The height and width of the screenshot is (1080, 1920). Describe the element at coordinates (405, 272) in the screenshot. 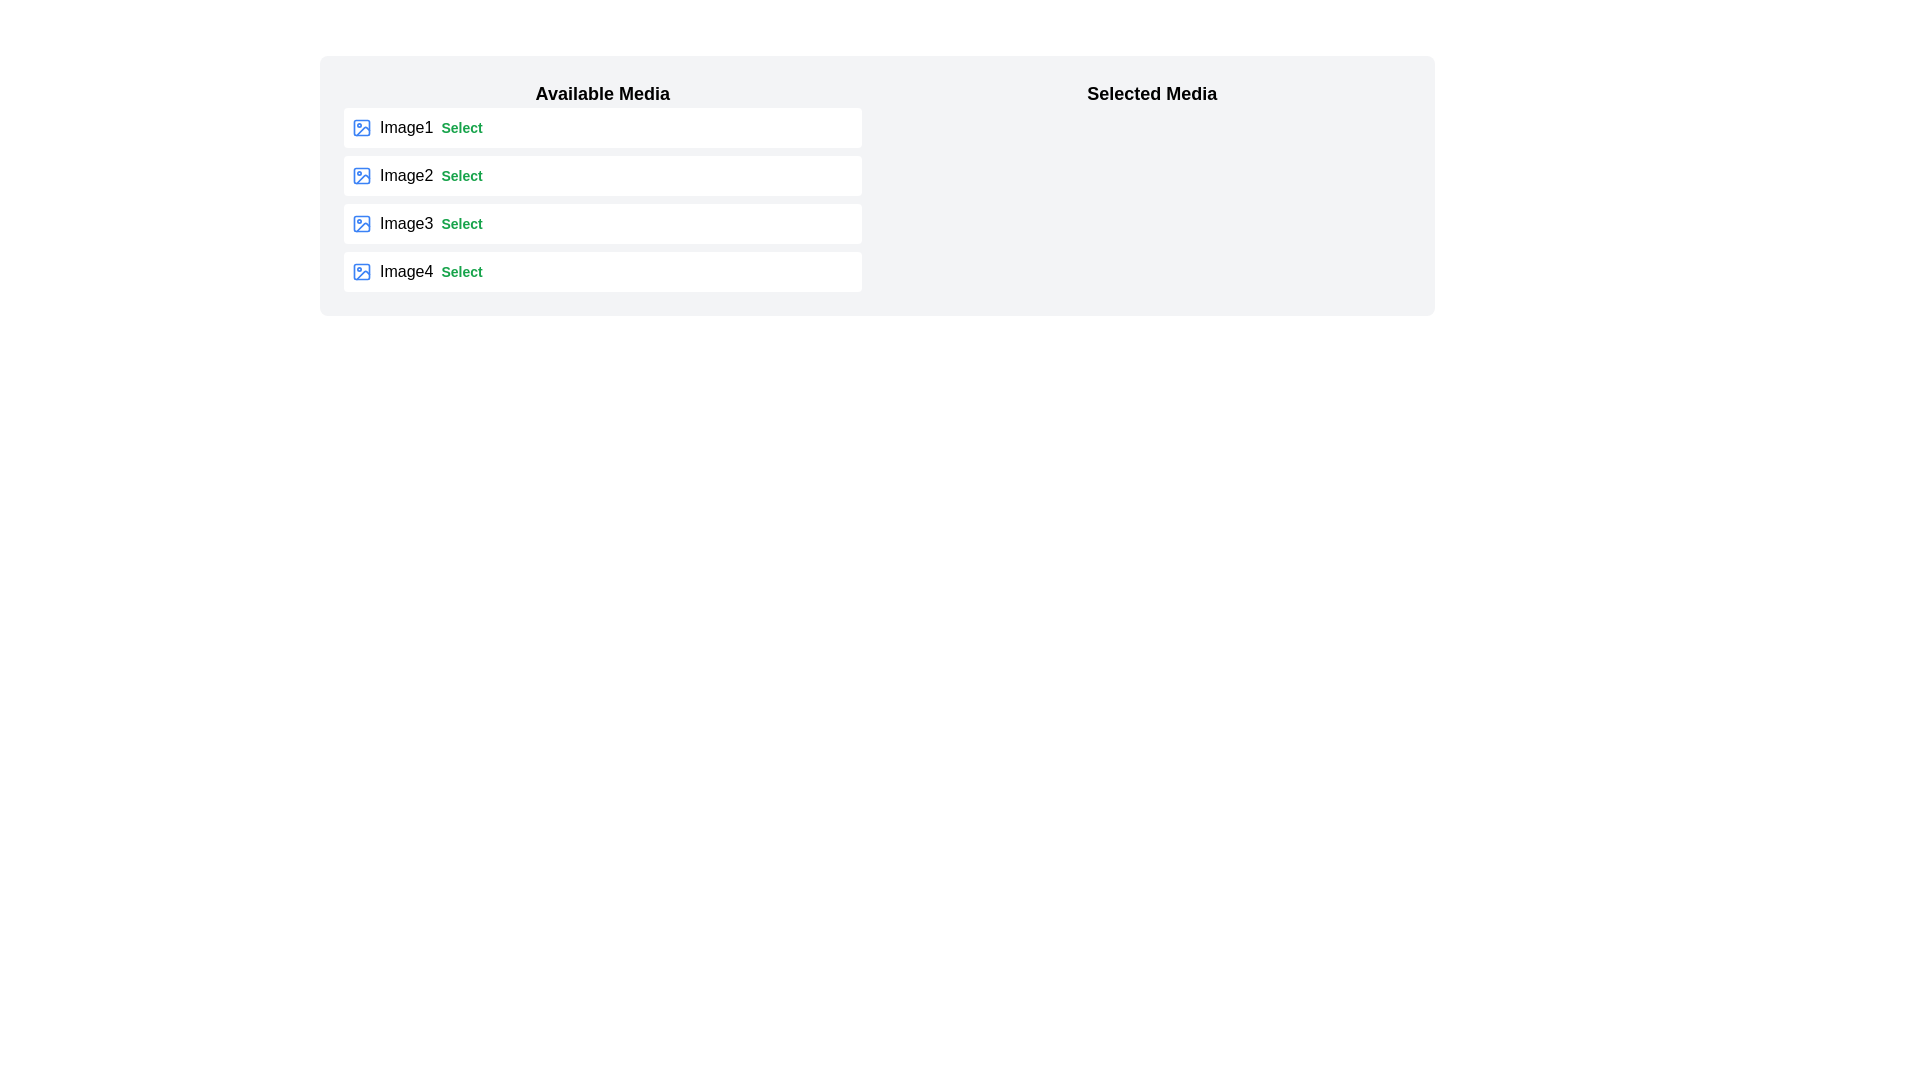

I see `the text label displaying 'Image4' which is bold, located in the 'Available Media' section, between a blue image icon on the left and a green 'Select' link on the right` at that location.